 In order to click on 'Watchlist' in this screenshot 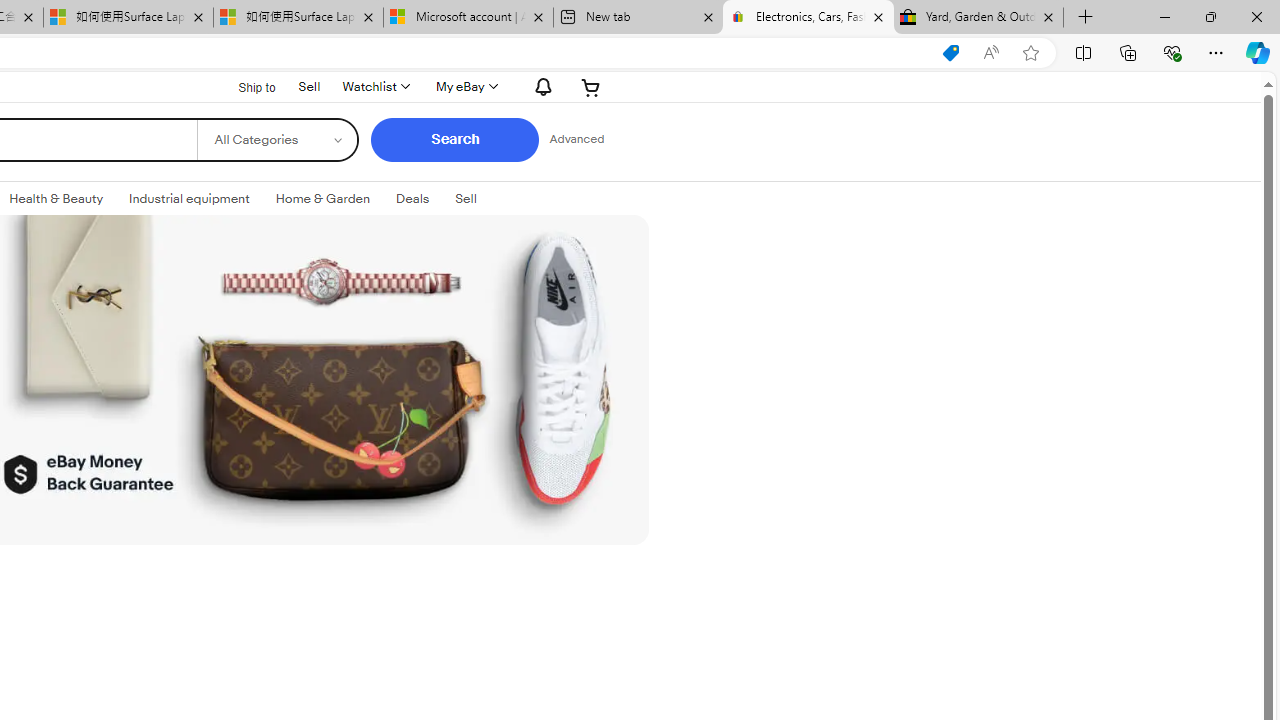, I will do `click(375, 86)`.